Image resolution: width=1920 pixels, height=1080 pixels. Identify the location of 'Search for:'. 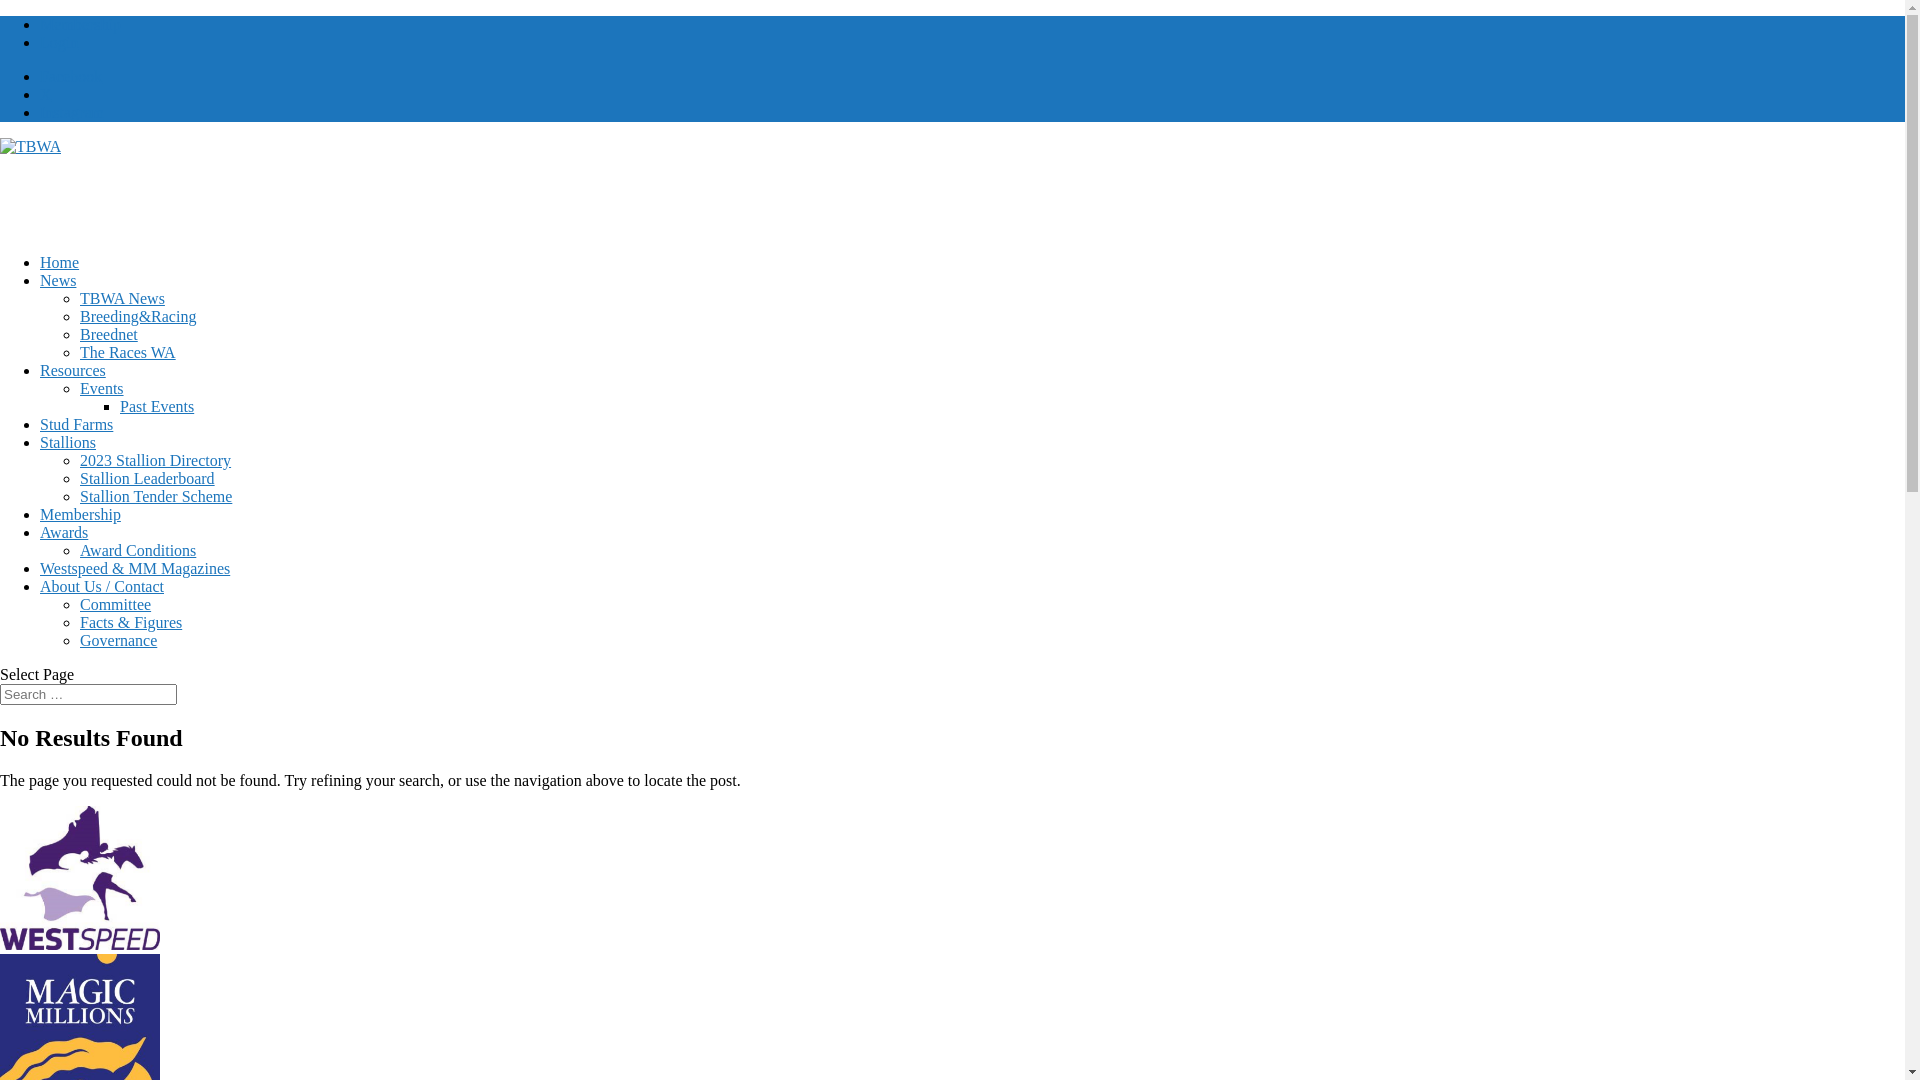
(87, 693).